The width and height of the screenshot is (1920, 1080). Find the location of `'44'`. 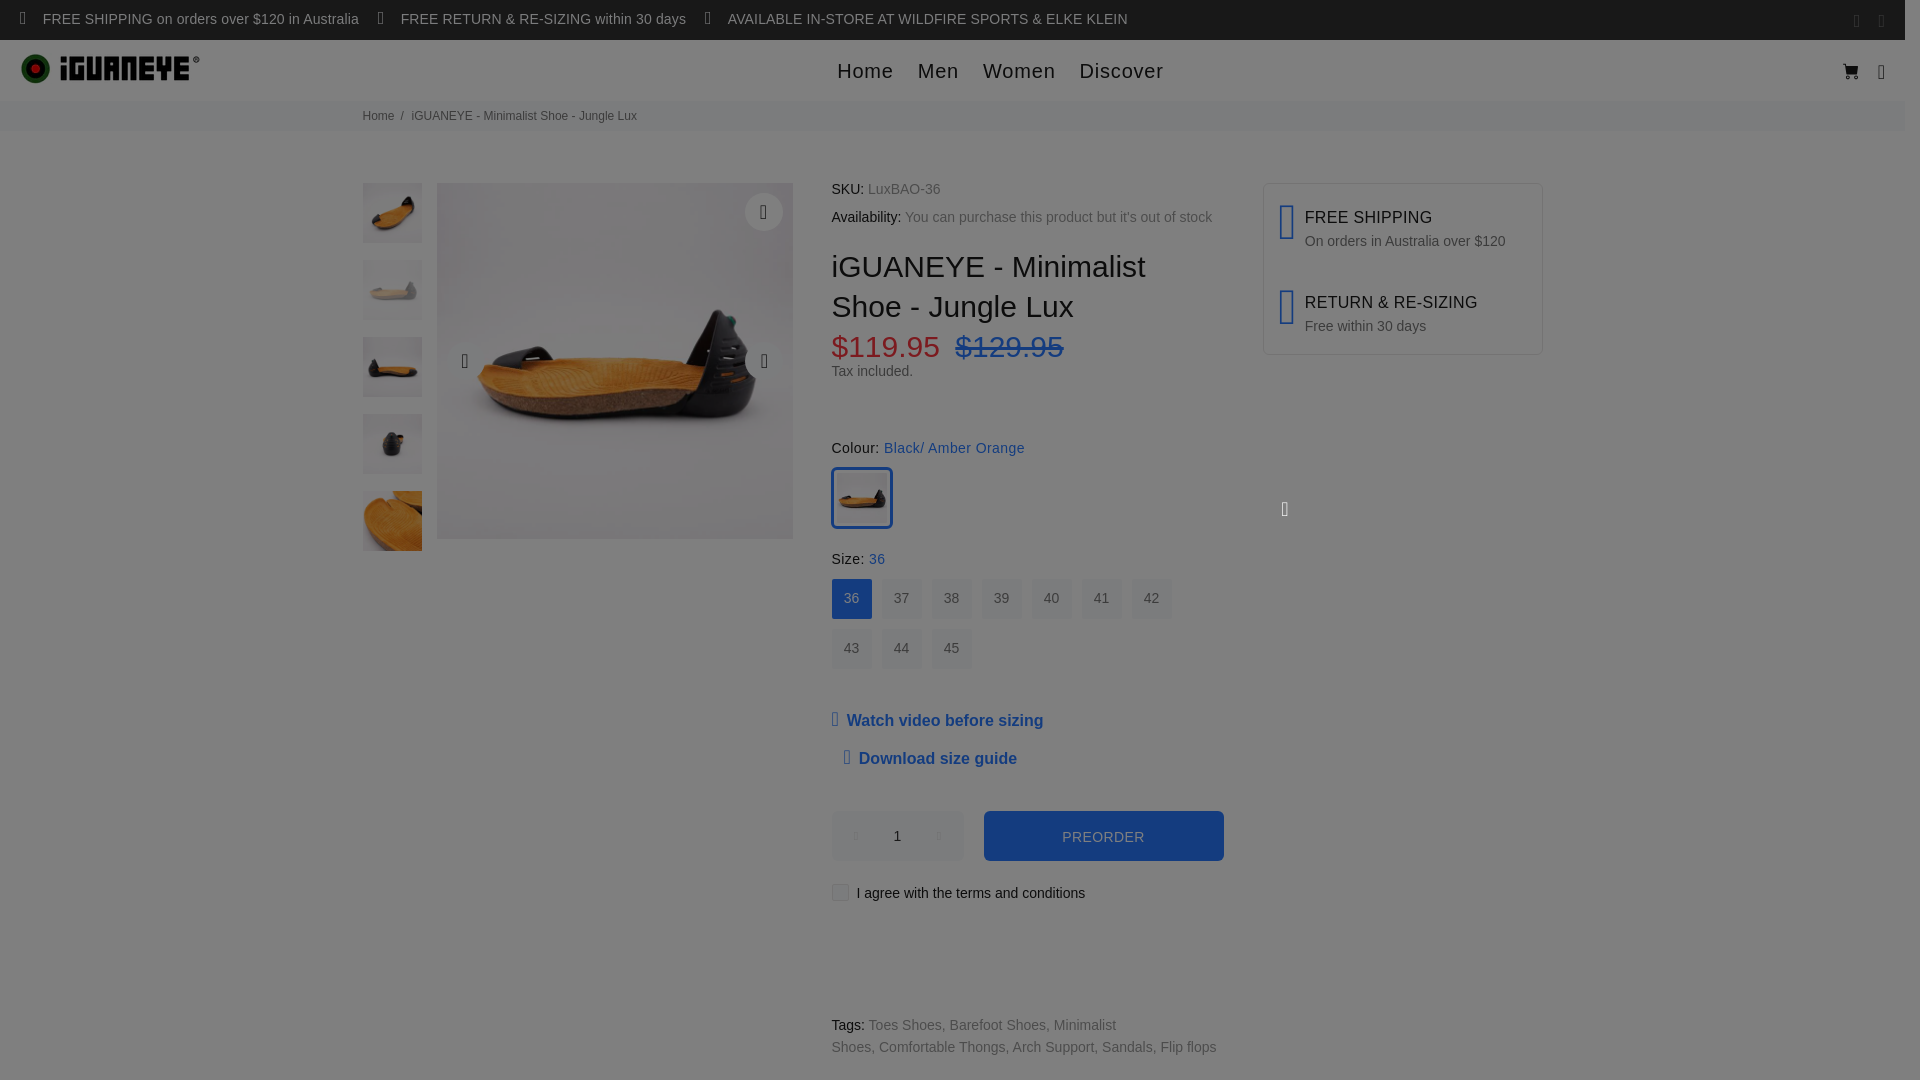

'44' is located at coordinates (901, 648).